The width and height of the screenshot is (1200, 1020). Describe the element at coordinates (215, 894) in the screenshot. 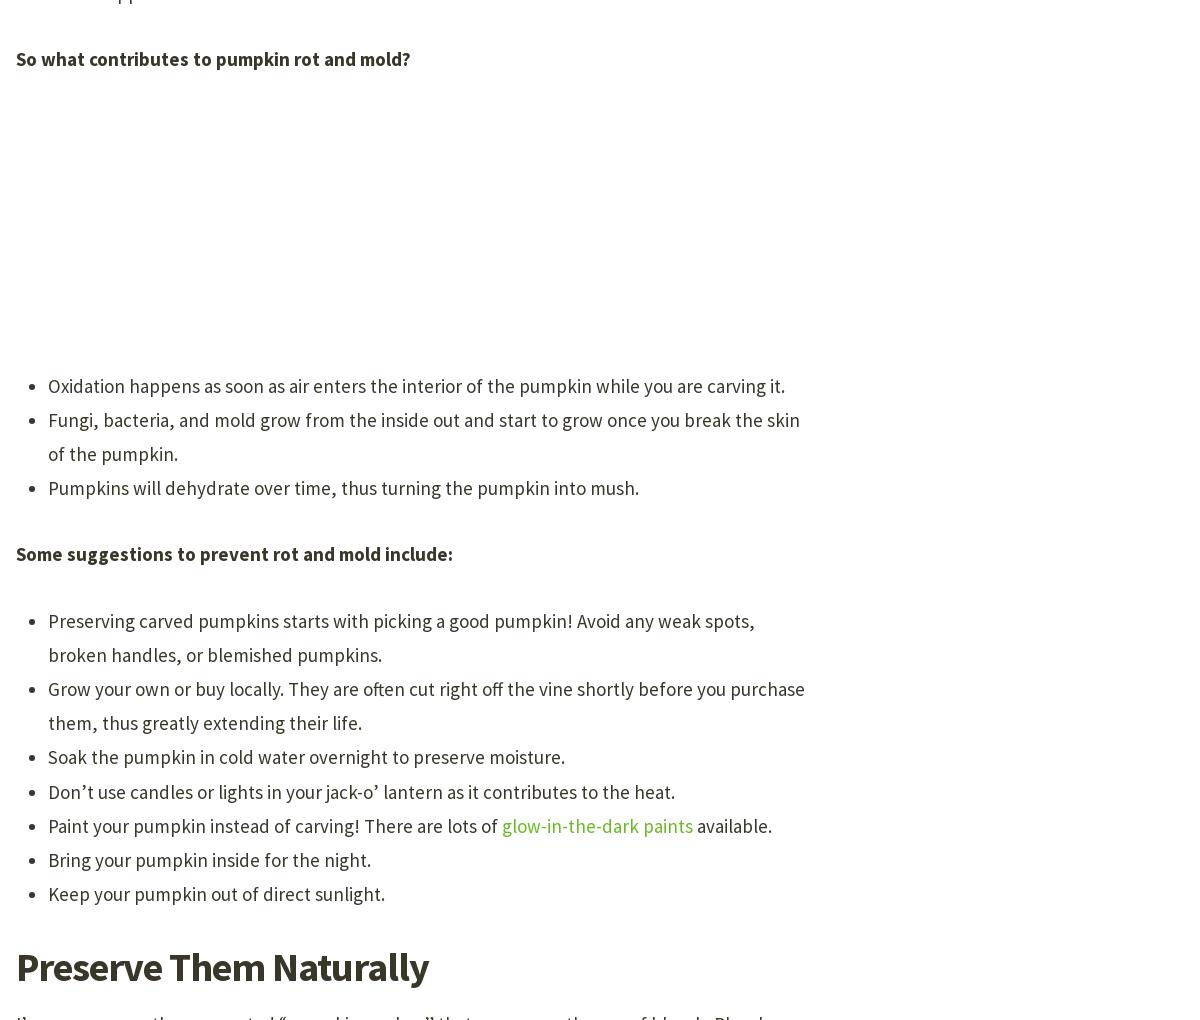

I see `'Keep your pumpkin out of direct sunlight.'` at that location.